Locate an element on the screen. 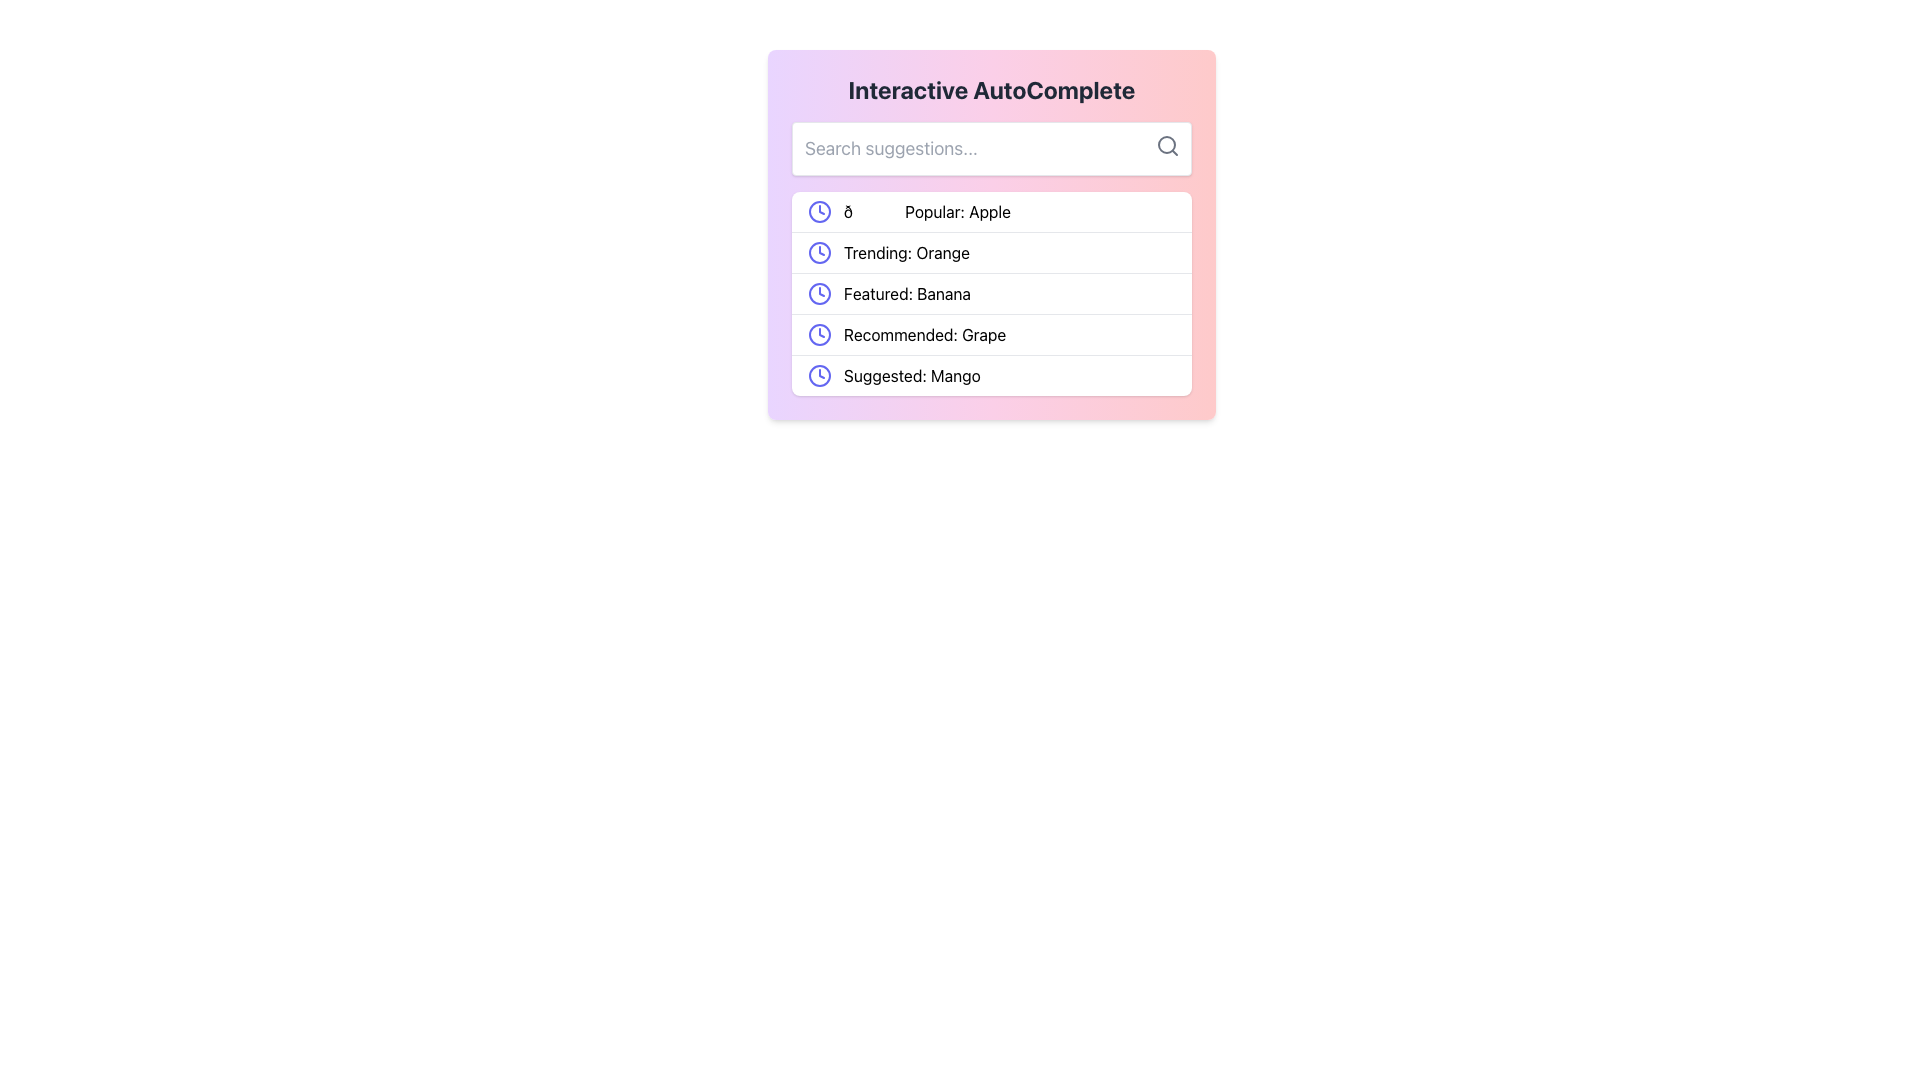  the circular outline within the clock icon associated with the 'Recommended: Grape' list item, which is the fourth in a vertical sequence of similar elements is located at coordinates (820, 334).